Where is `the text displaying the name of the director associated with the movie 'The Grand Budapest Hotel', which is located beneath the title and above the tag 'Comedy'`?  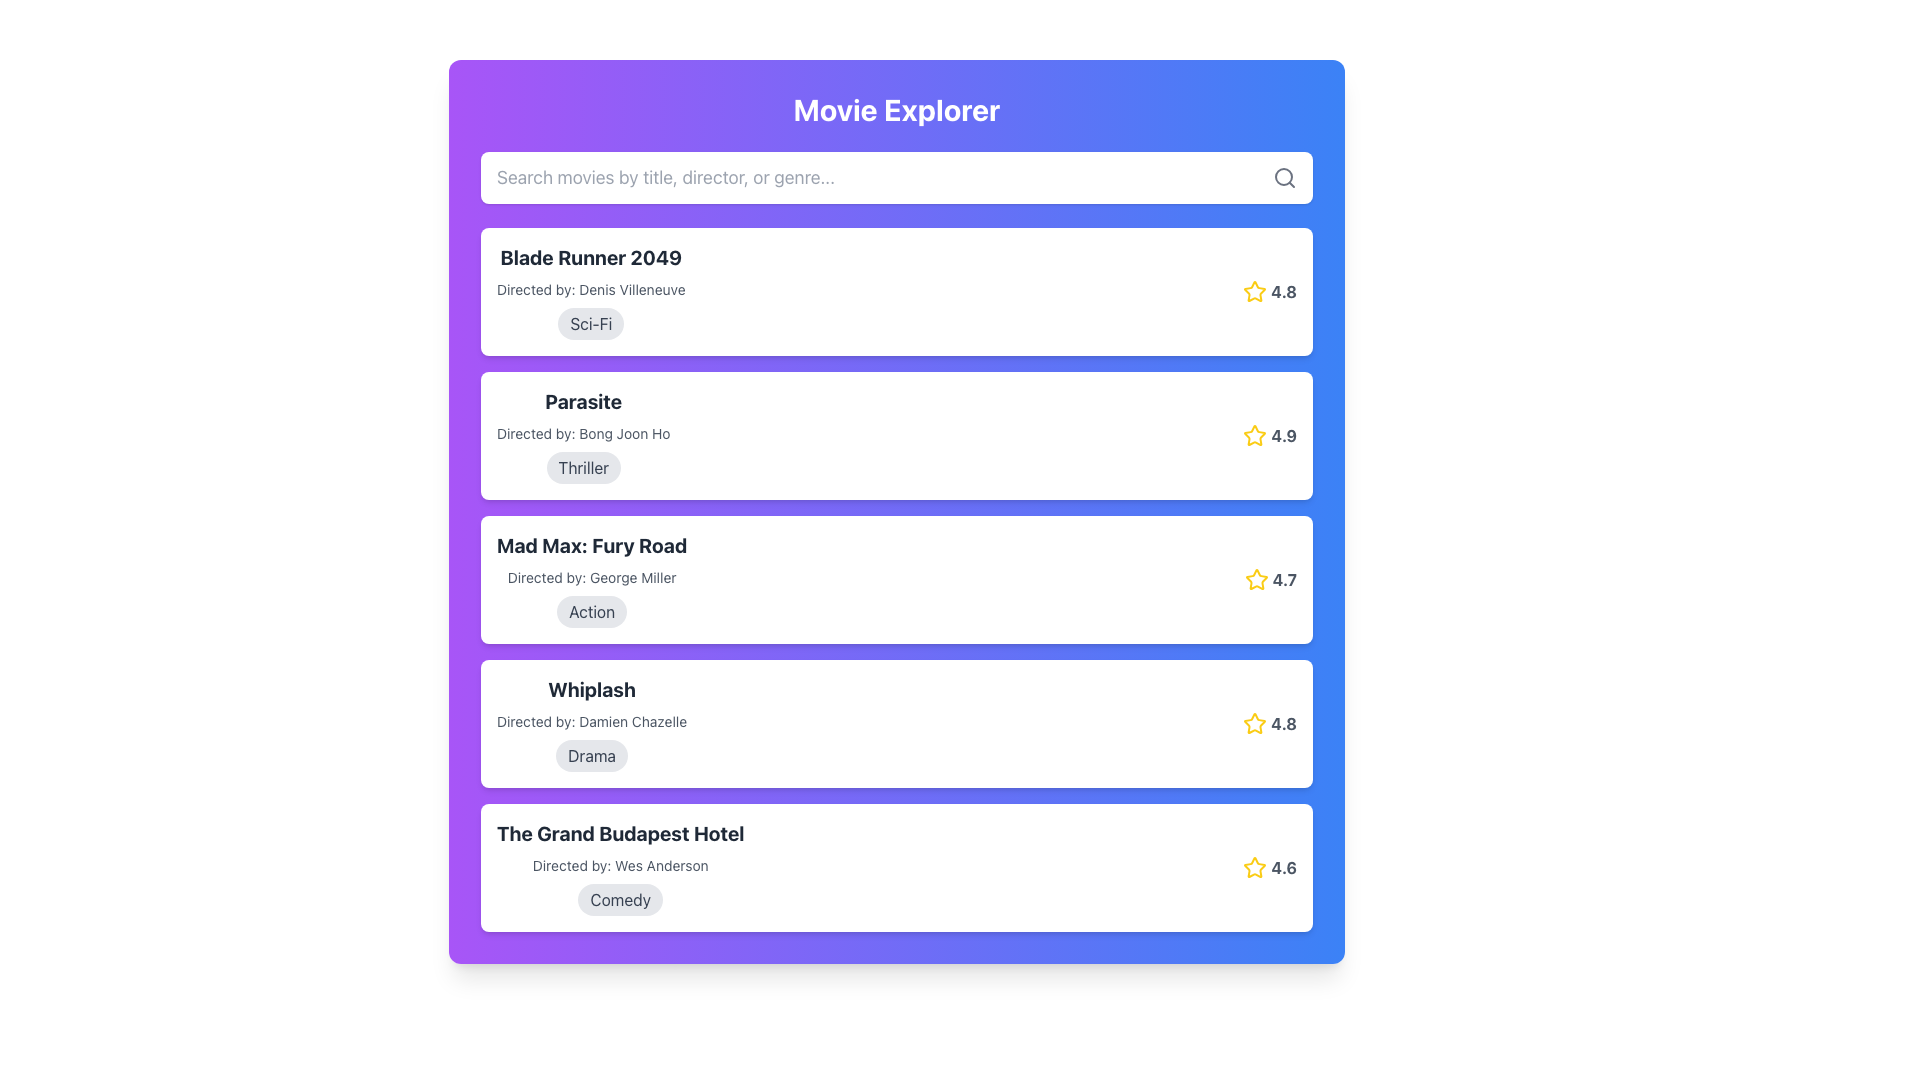
the text displaying the name of the director associated with the movie 'The Grand Budapest Hotel', which is located beneath the title and above the tag 'Comedy' is located at coordinates (619, 865).